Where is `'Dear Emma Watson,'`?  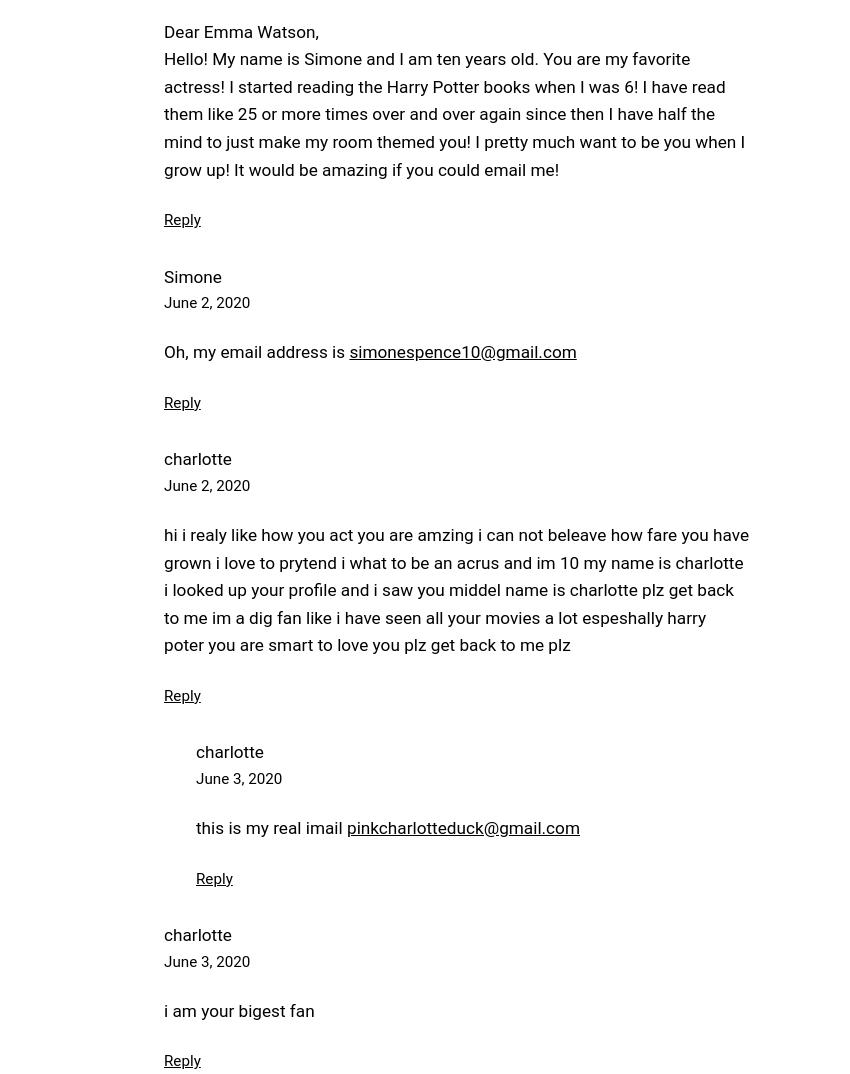
'Dear Emma Watson,' is located at coordinates (240, 30).